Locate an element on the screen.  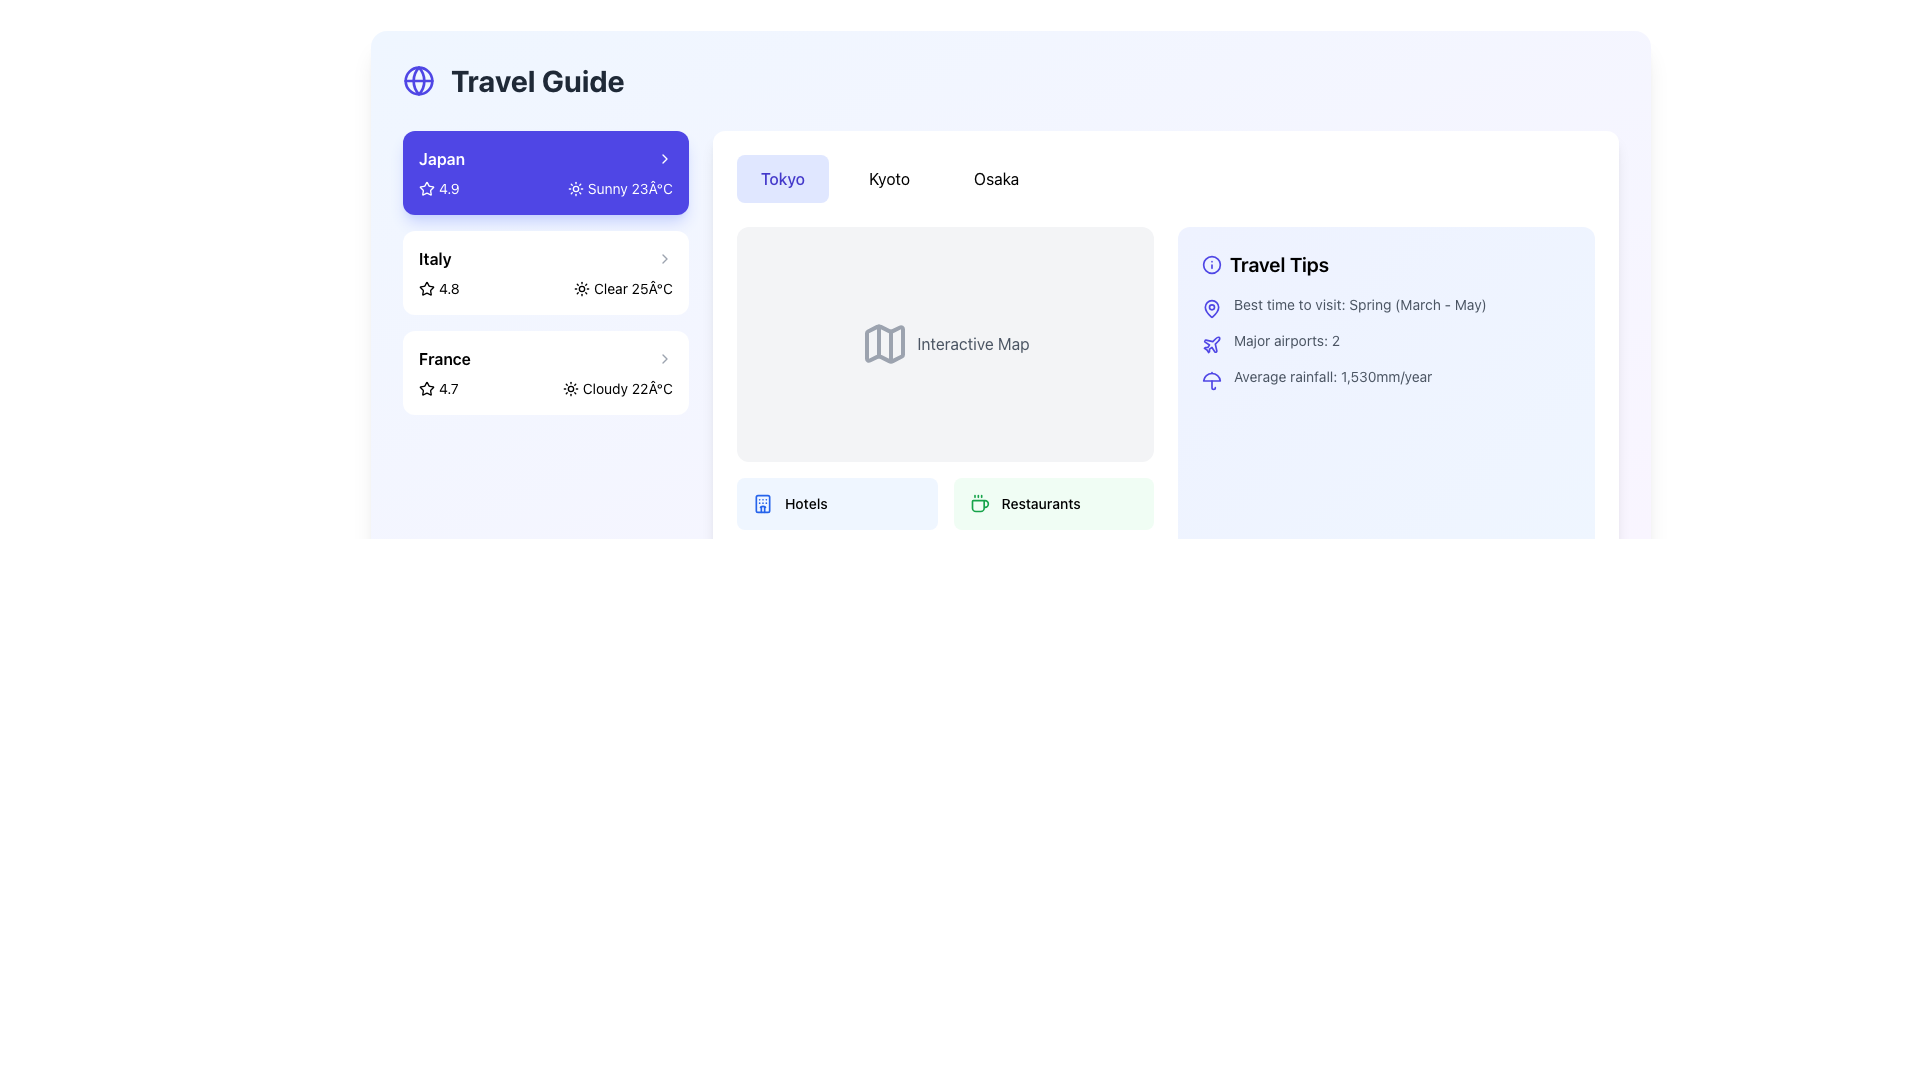
the static text component displaying the current weather condition and temperature for 'Japan', which is aligned with a sunny icon and is located in the rightmost portion of the highlighted area is located at coordinates (629, 189).